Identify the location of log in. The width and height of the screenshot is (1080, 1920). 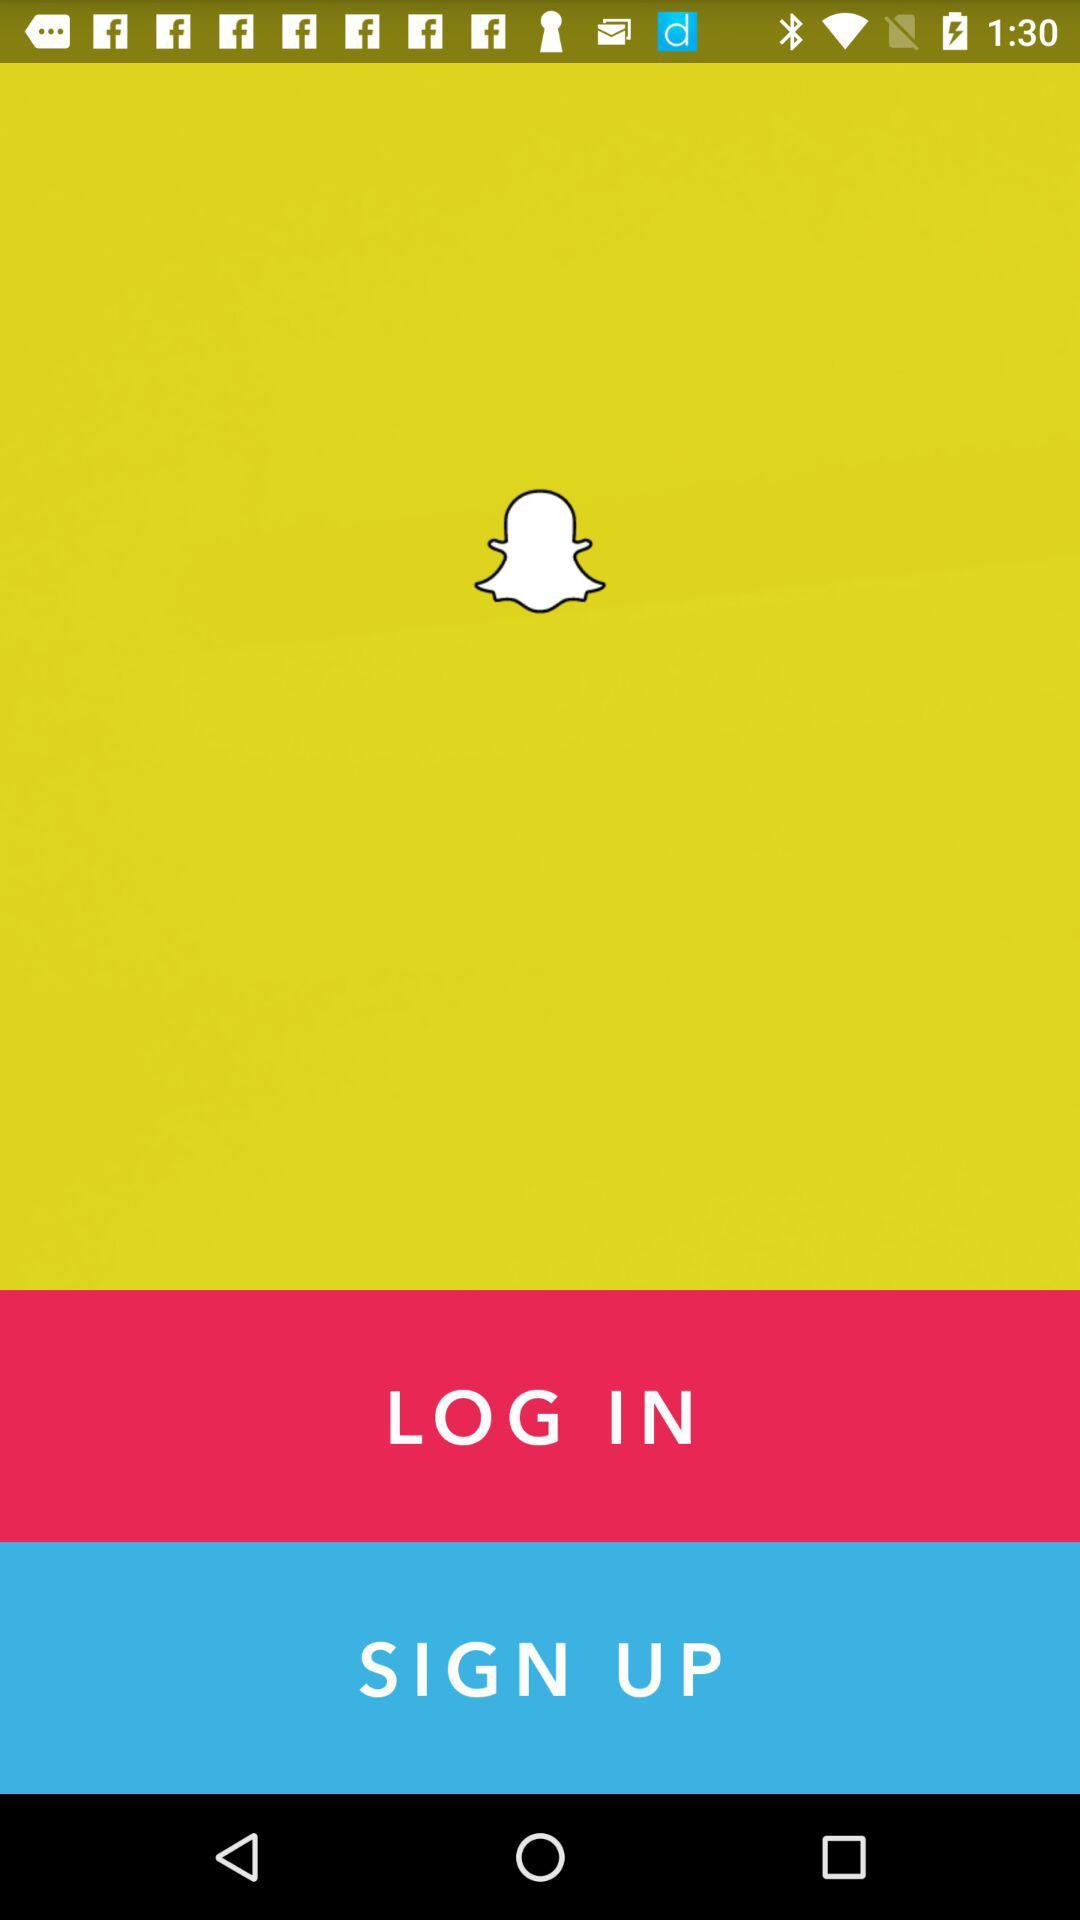
(540, 1415).